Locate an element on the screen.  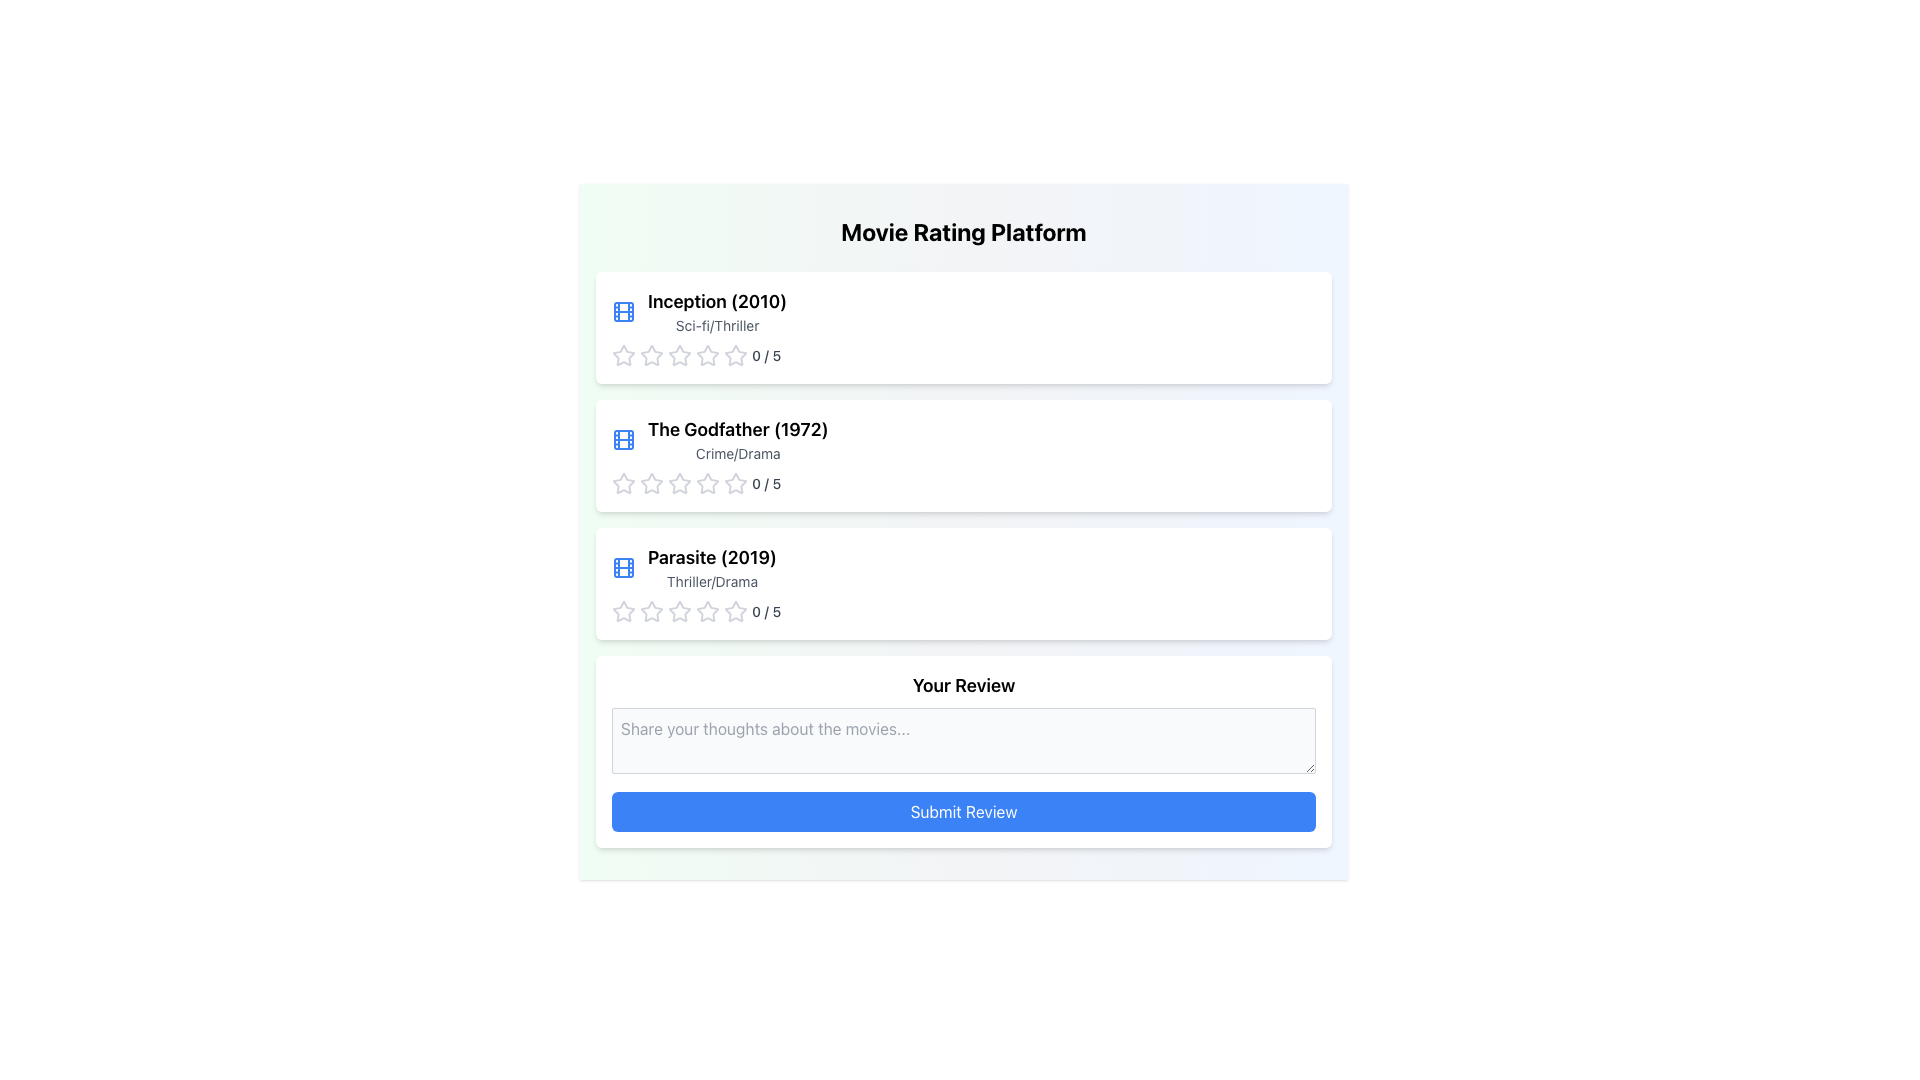
the first star rating icon for the movie 'Parasite (2019)' is located at coordinates (708, 610).